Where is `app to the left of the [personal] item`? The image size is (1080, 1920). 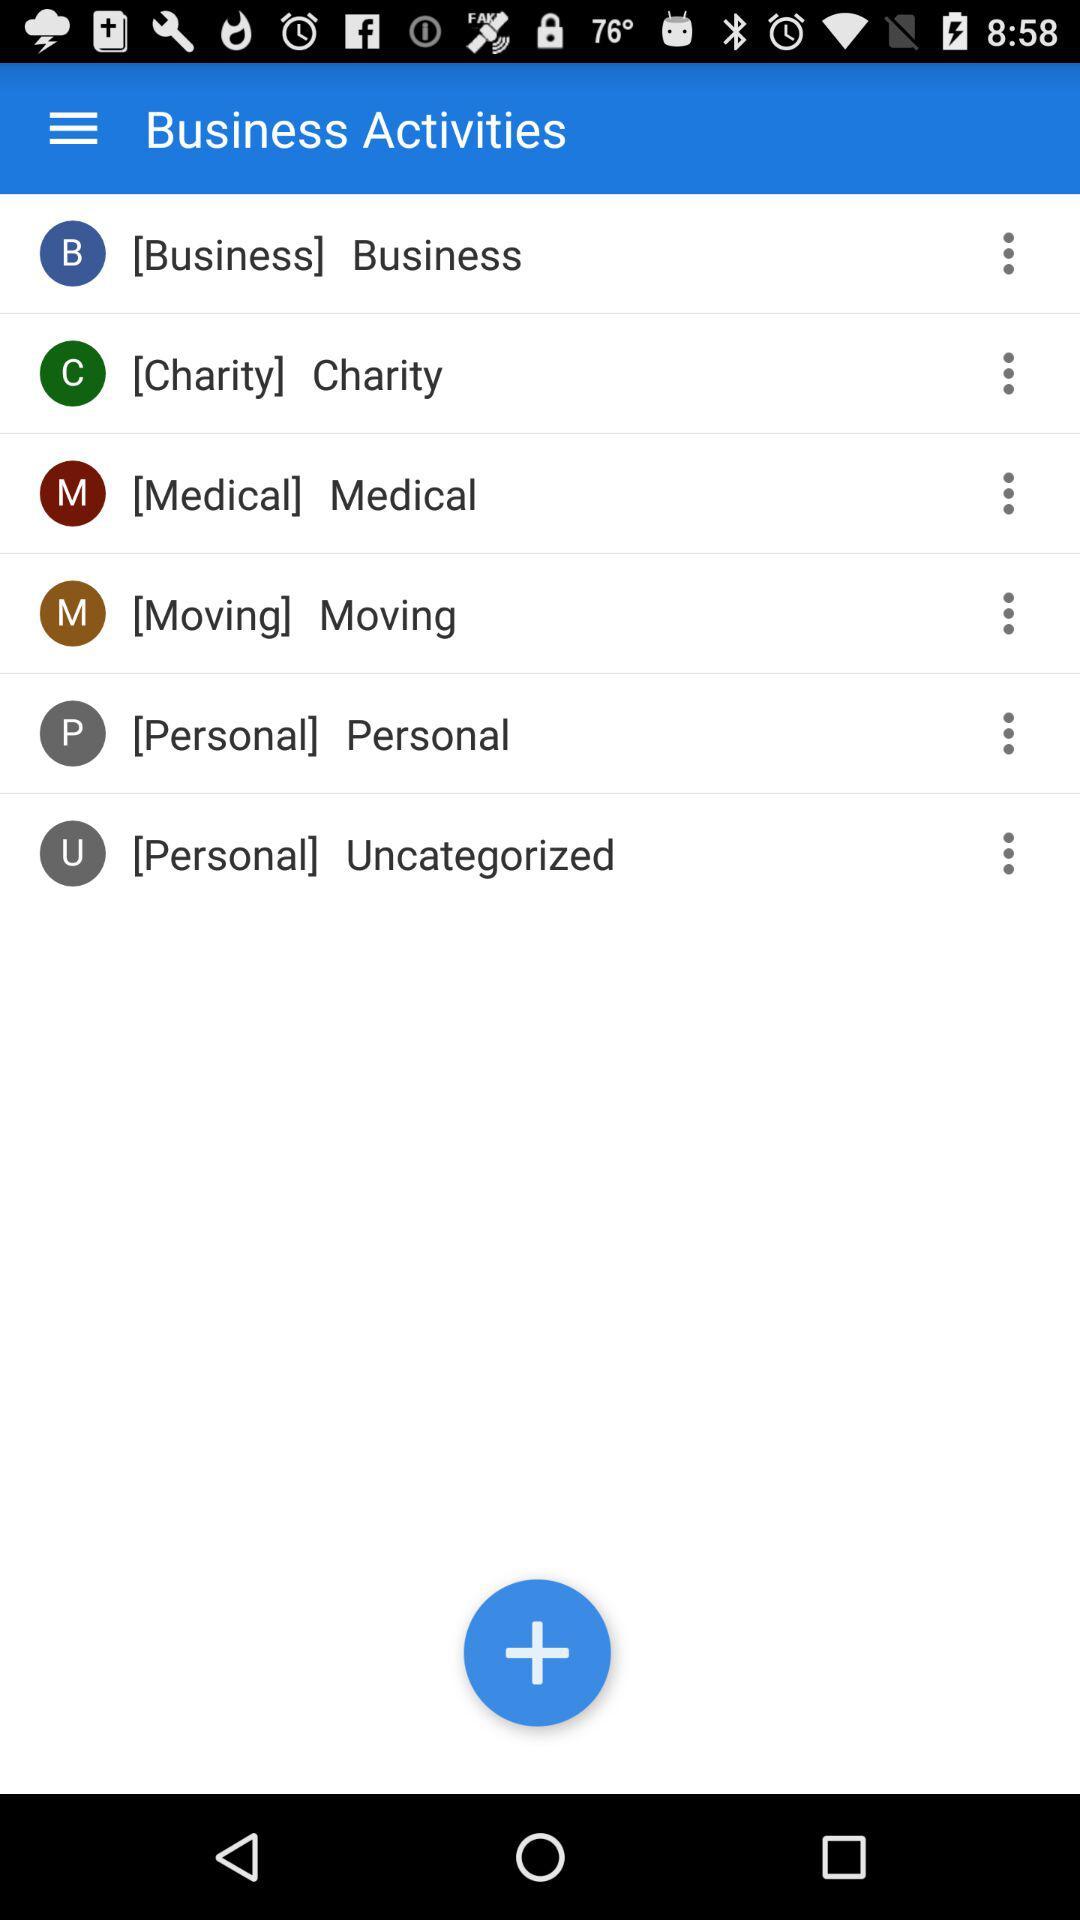 app to the left of the [personal] item is located at coordinates (71, 853).